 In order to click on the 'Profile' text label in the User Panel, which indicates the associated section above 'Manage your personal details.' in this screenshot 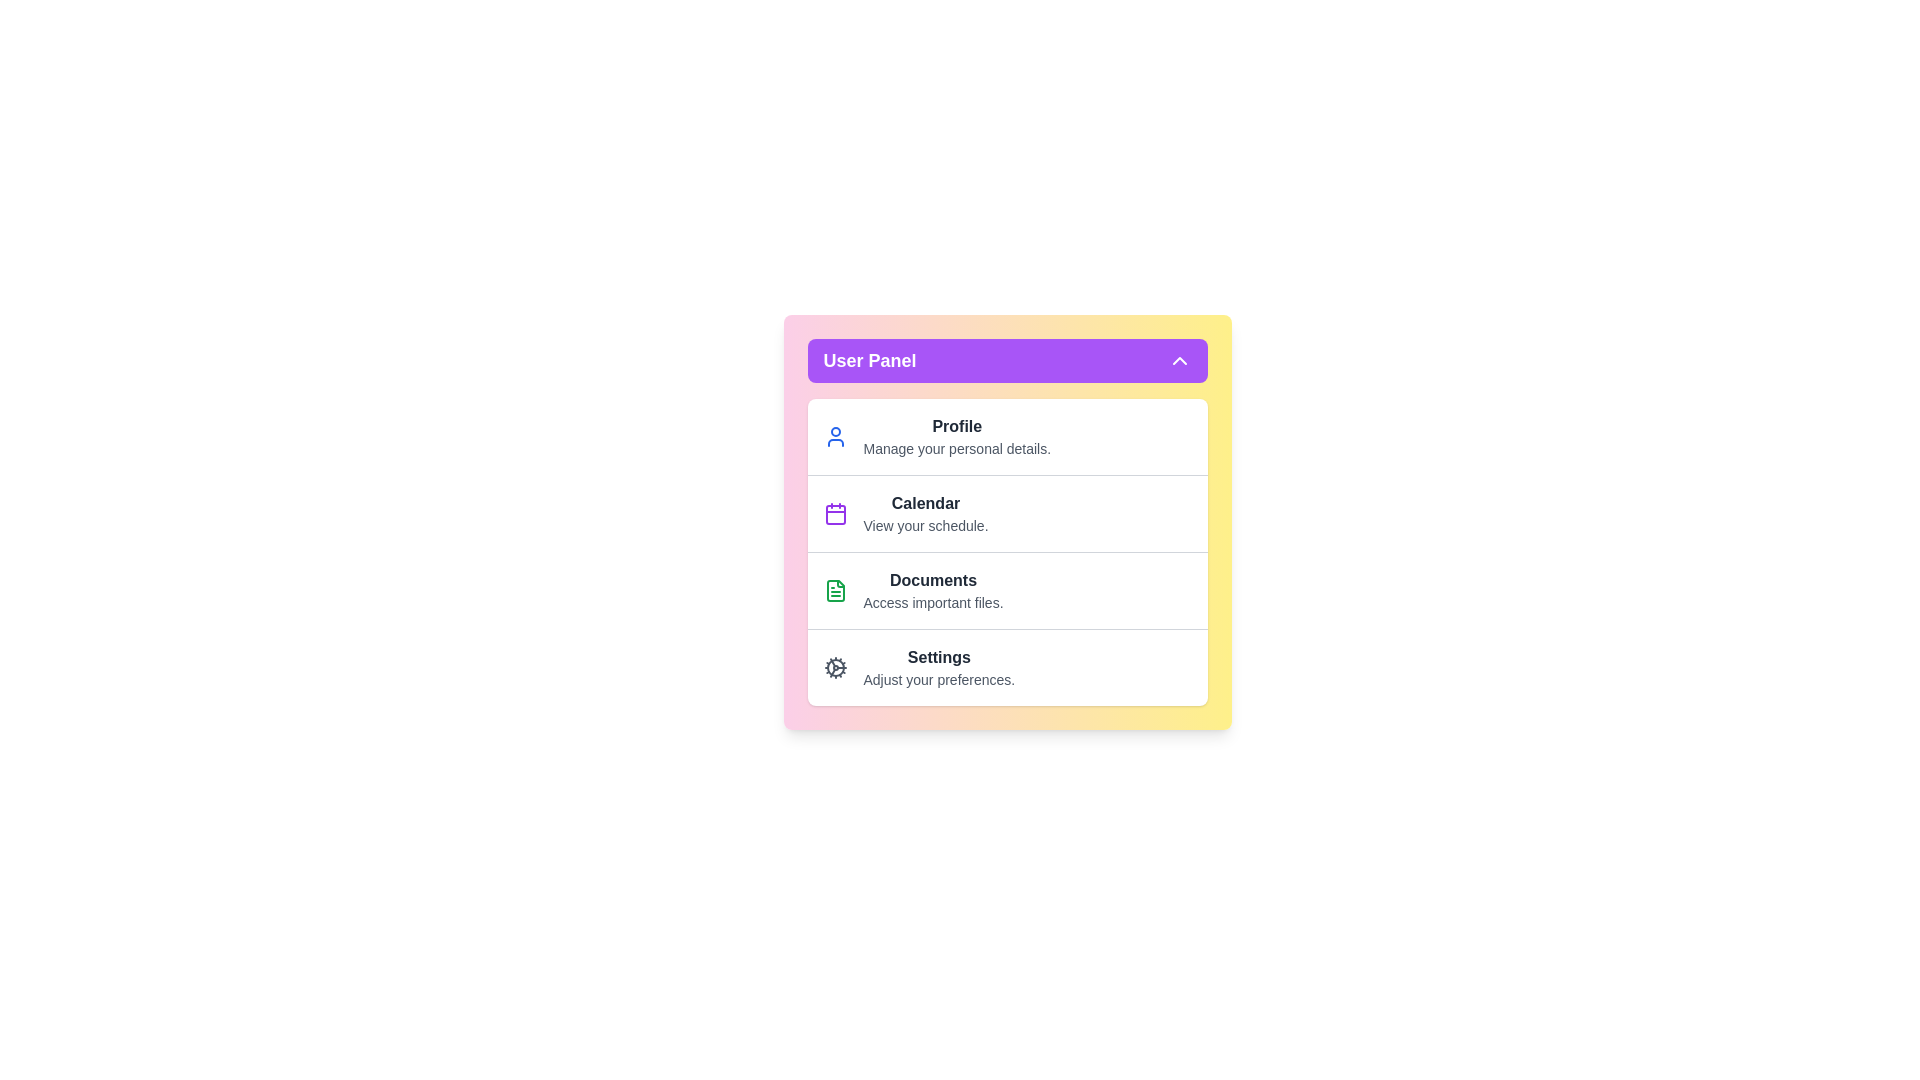, I will do `click(956, 426)`.